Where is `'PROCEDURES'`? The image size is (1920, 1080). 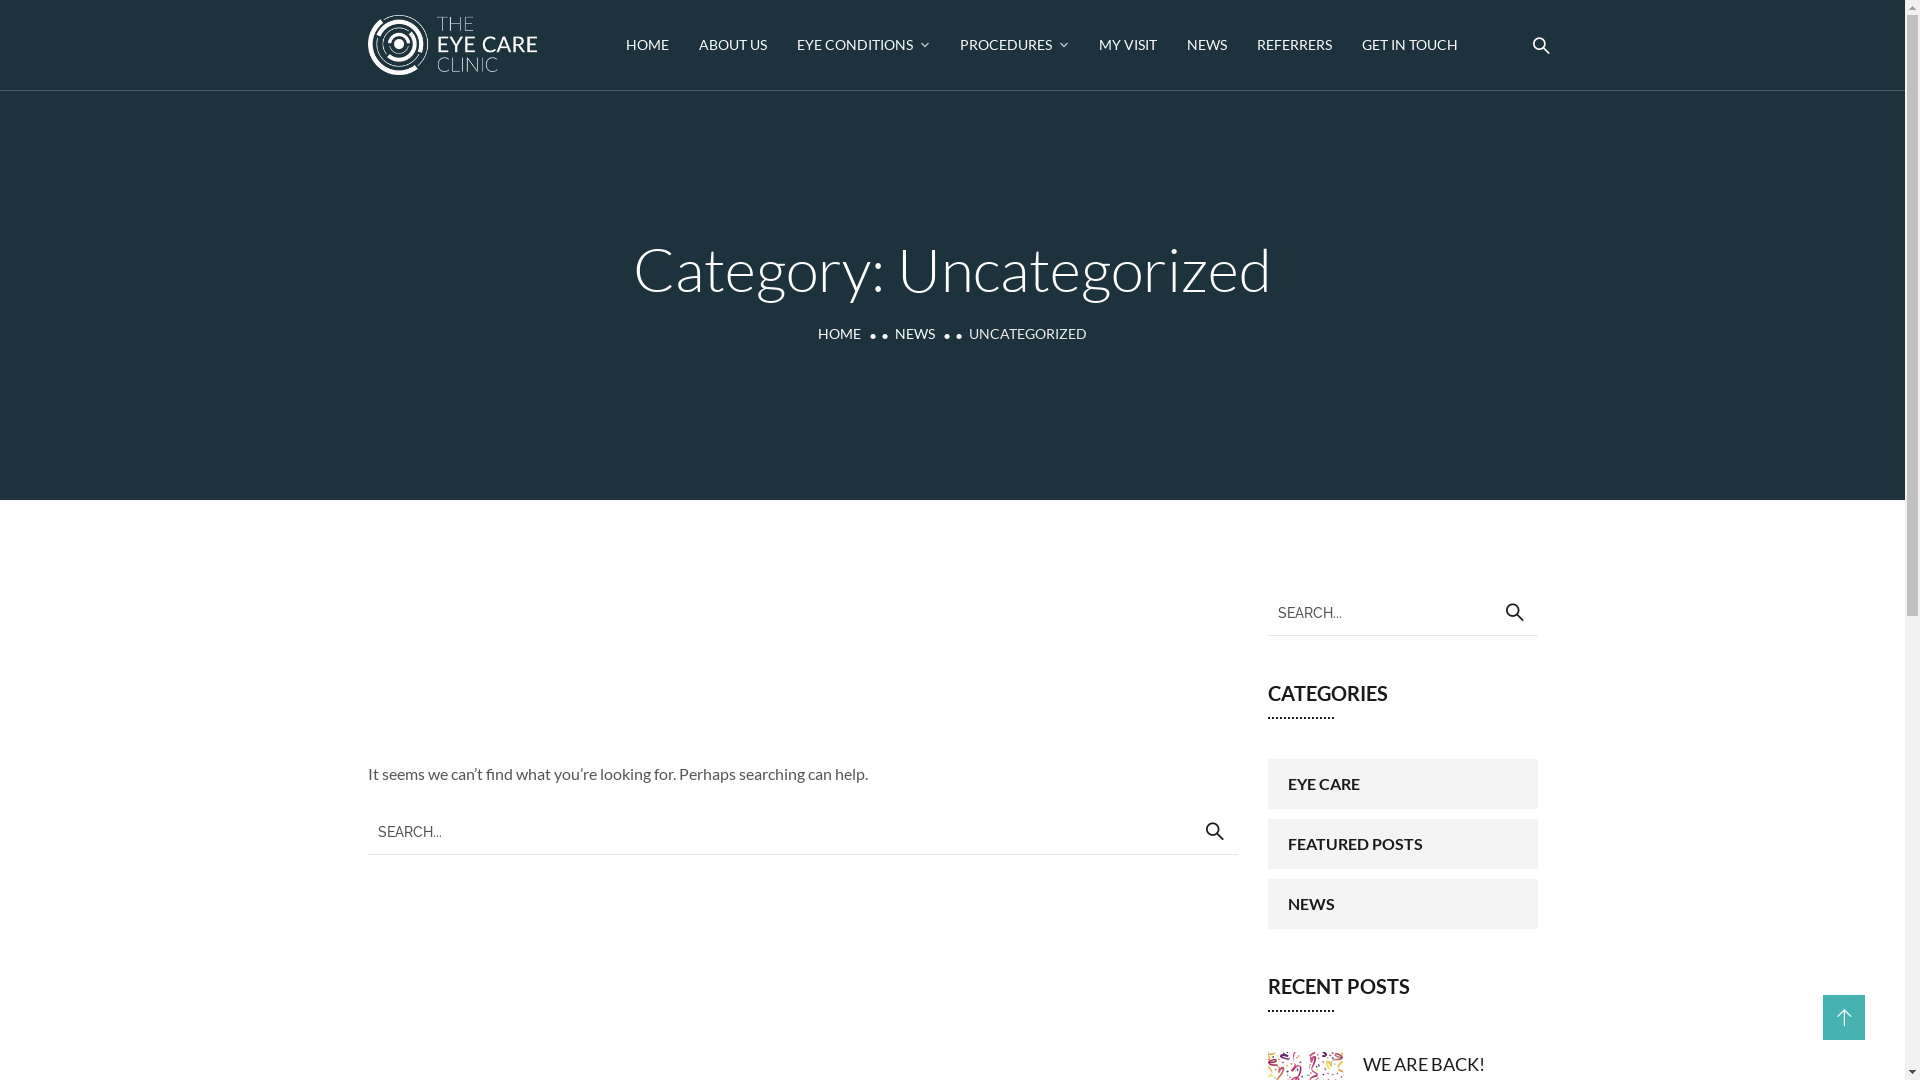
'PROCEDURES' is located at coordinates (960, 45).